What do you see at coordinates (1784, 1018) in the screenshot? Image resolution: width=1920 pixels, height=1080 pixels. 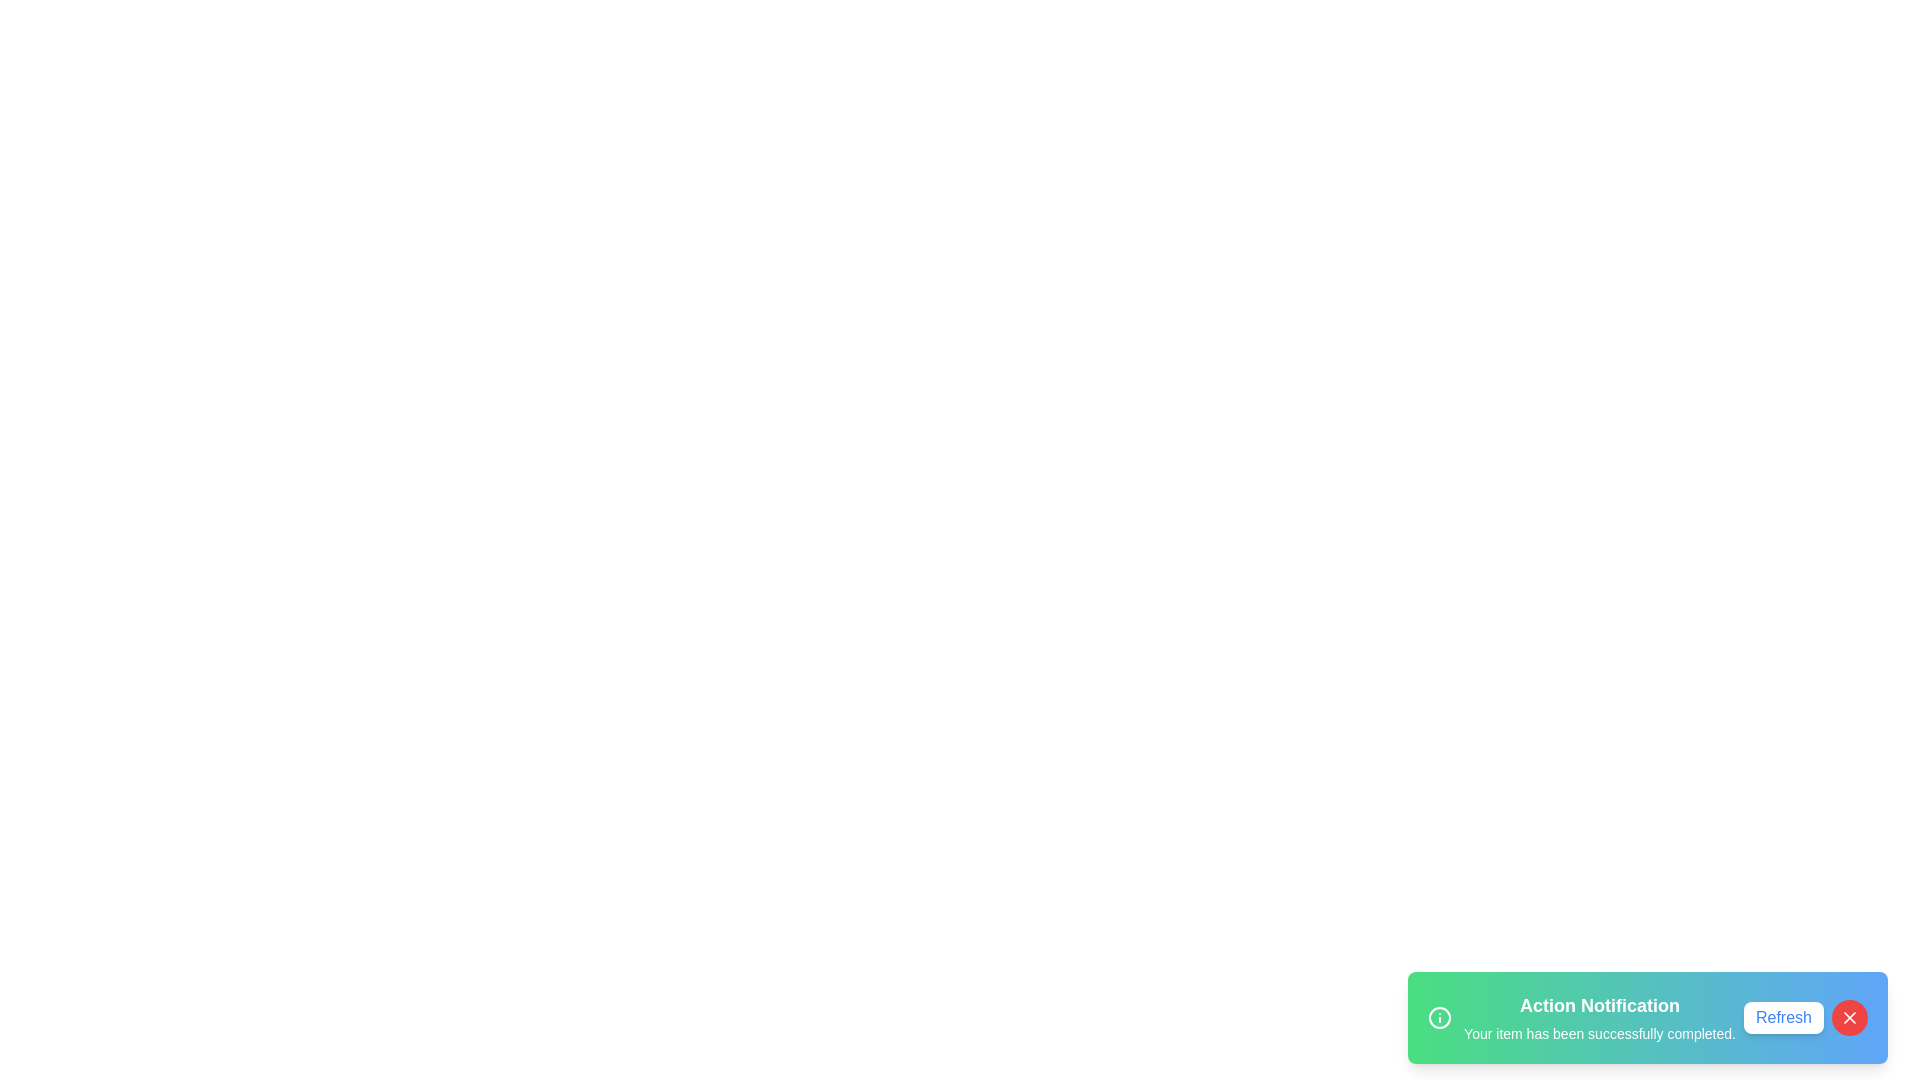 I see `the 'Refresh' button to trigger the refresh action` at bounding box center [1784, 1018].